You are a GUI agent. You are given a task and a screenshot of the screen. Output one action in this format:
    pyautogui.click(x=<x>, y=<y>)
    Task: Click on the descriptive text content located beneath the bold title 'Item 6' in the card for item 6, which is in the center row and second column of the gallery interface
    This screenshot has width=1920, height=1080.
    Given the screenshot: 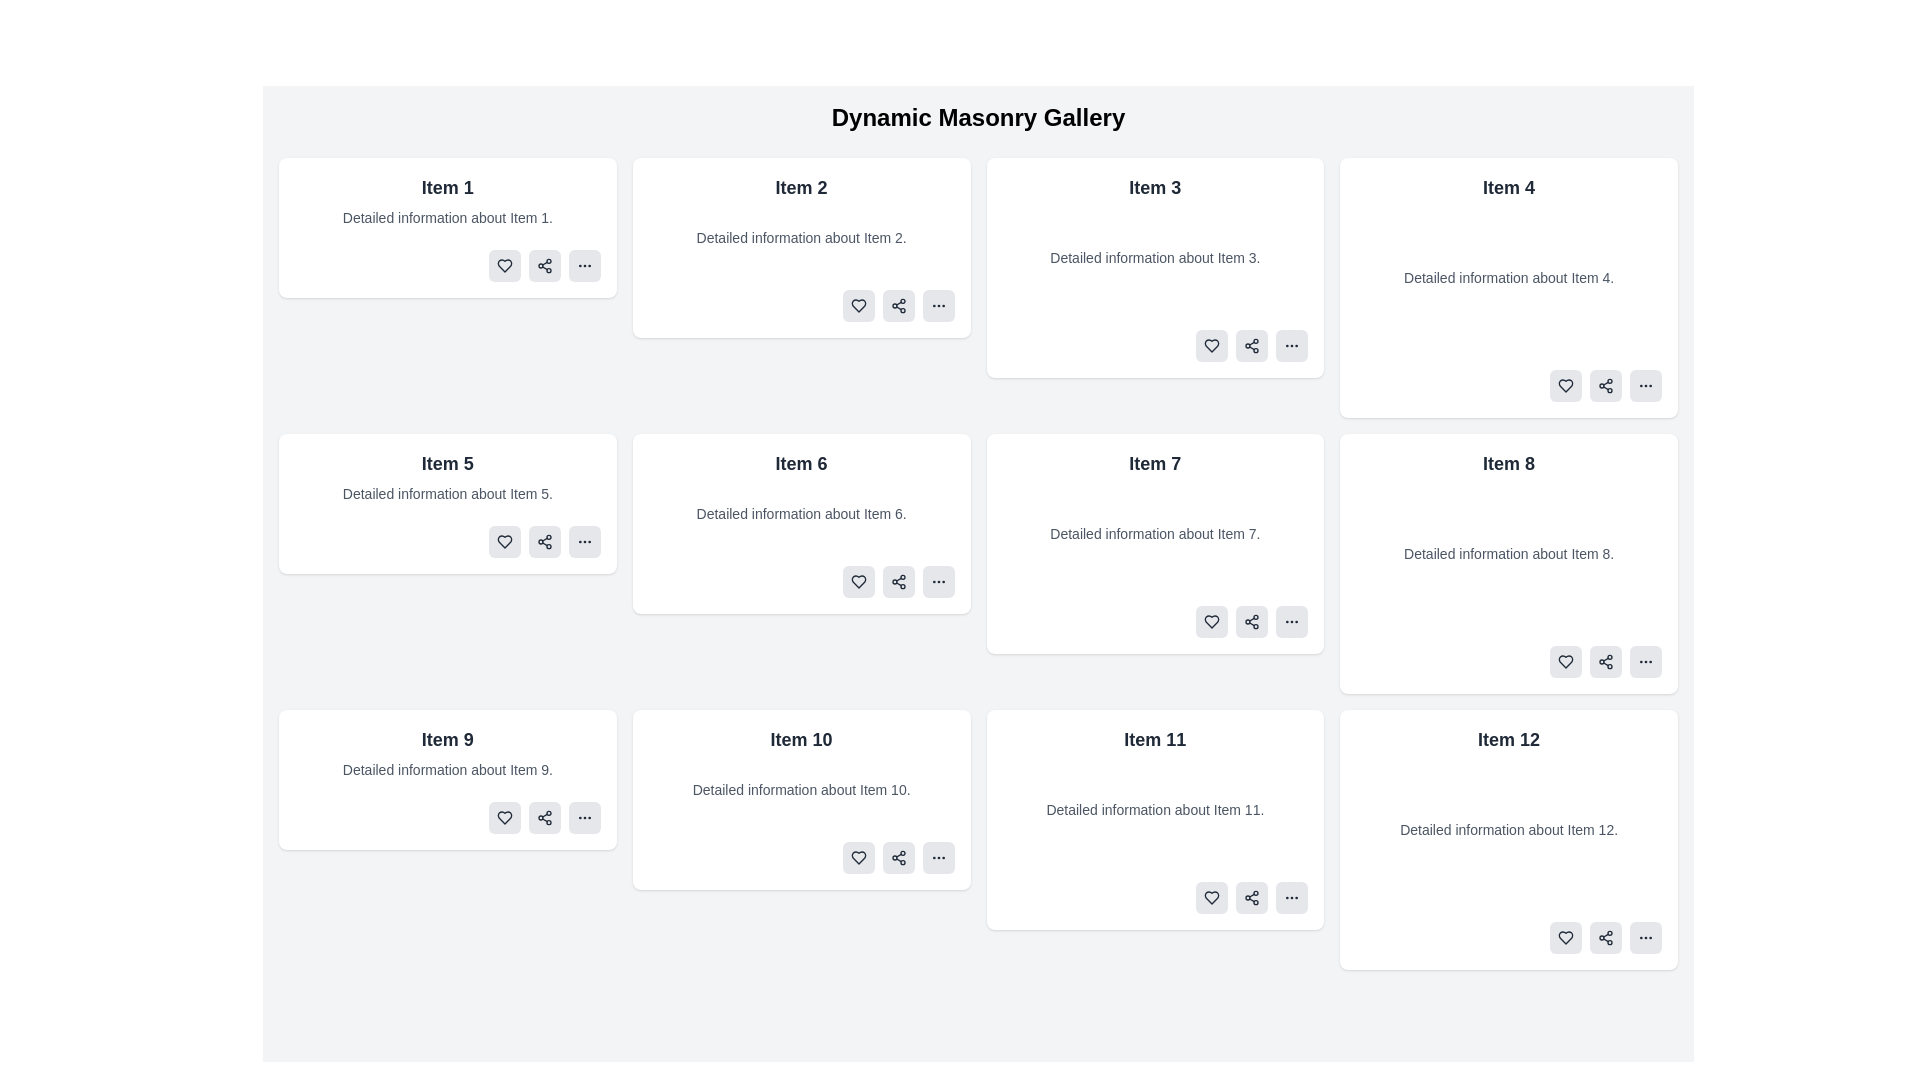 What is the action you would take?
    pyautogui.click(x=801, y=512)
    